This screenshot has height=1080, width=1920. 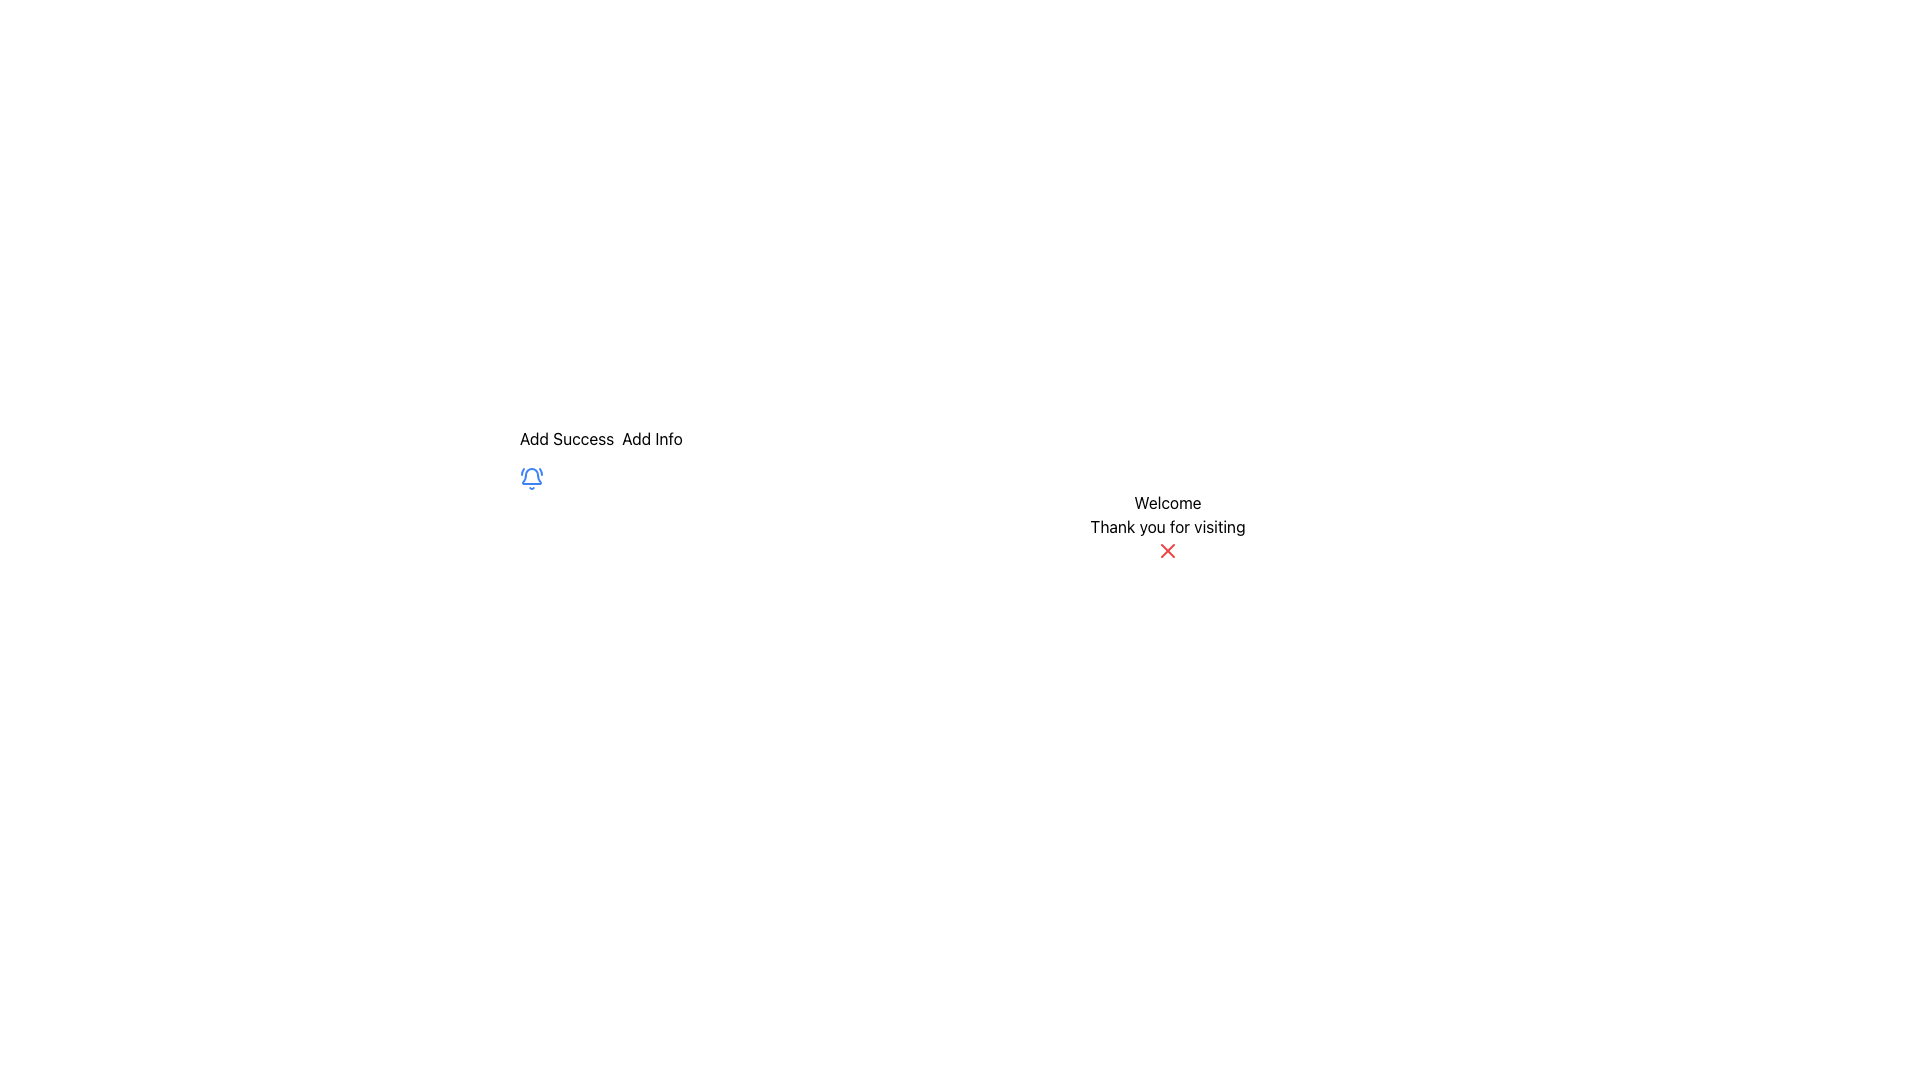 What do you see at coordinates (1167, 551) in the screenshot?
I see `the dismiss button located at the bottom-right corner of the notification component, which is associated with the 'Welcome' and 'Thank you for visiting' text` at bounding box center [1167, 551].